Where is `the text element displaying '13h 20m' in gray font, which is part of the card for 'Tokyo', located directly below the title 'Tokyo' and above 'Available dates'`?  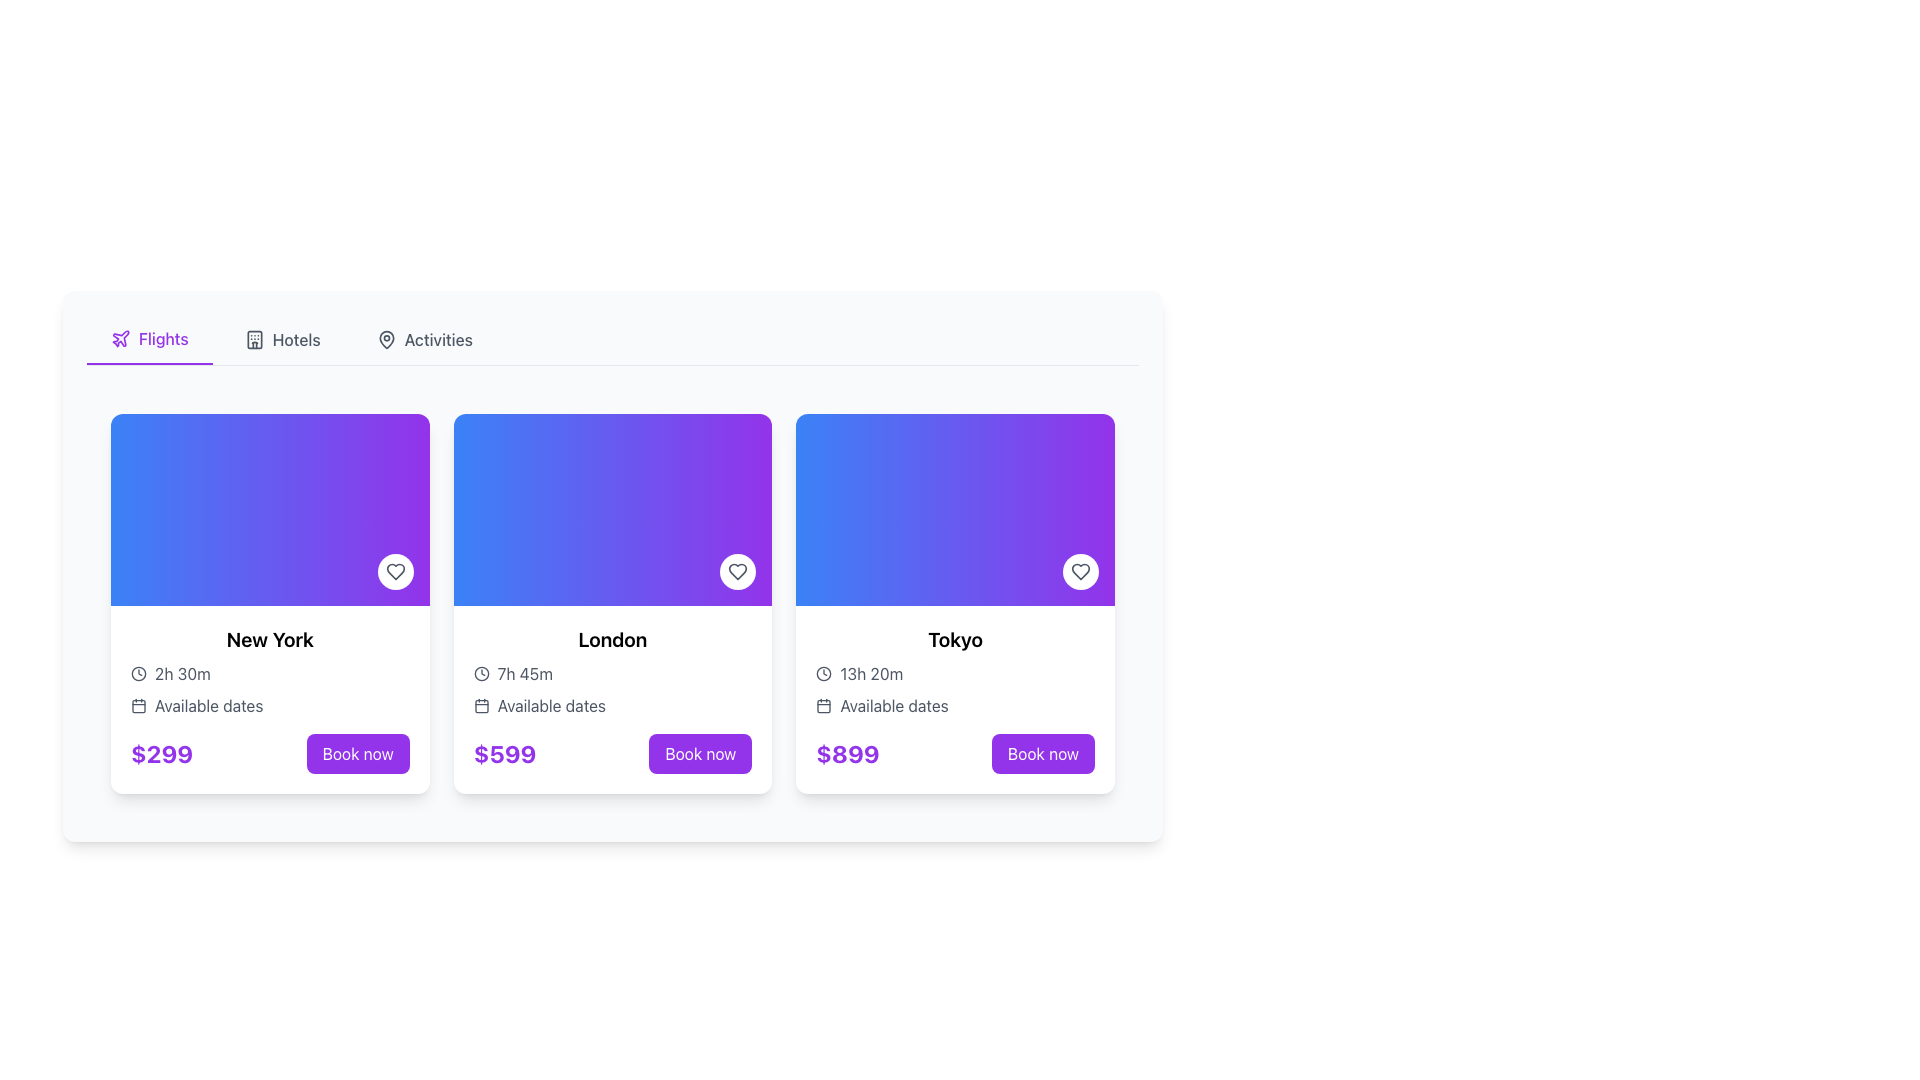
the text element displaying '13h 20m' in gray font, which is part of the card for 'Tokyo', located directly below the title 'Tokyo' and above 'Available dates' is located at coordinates (954, 674).